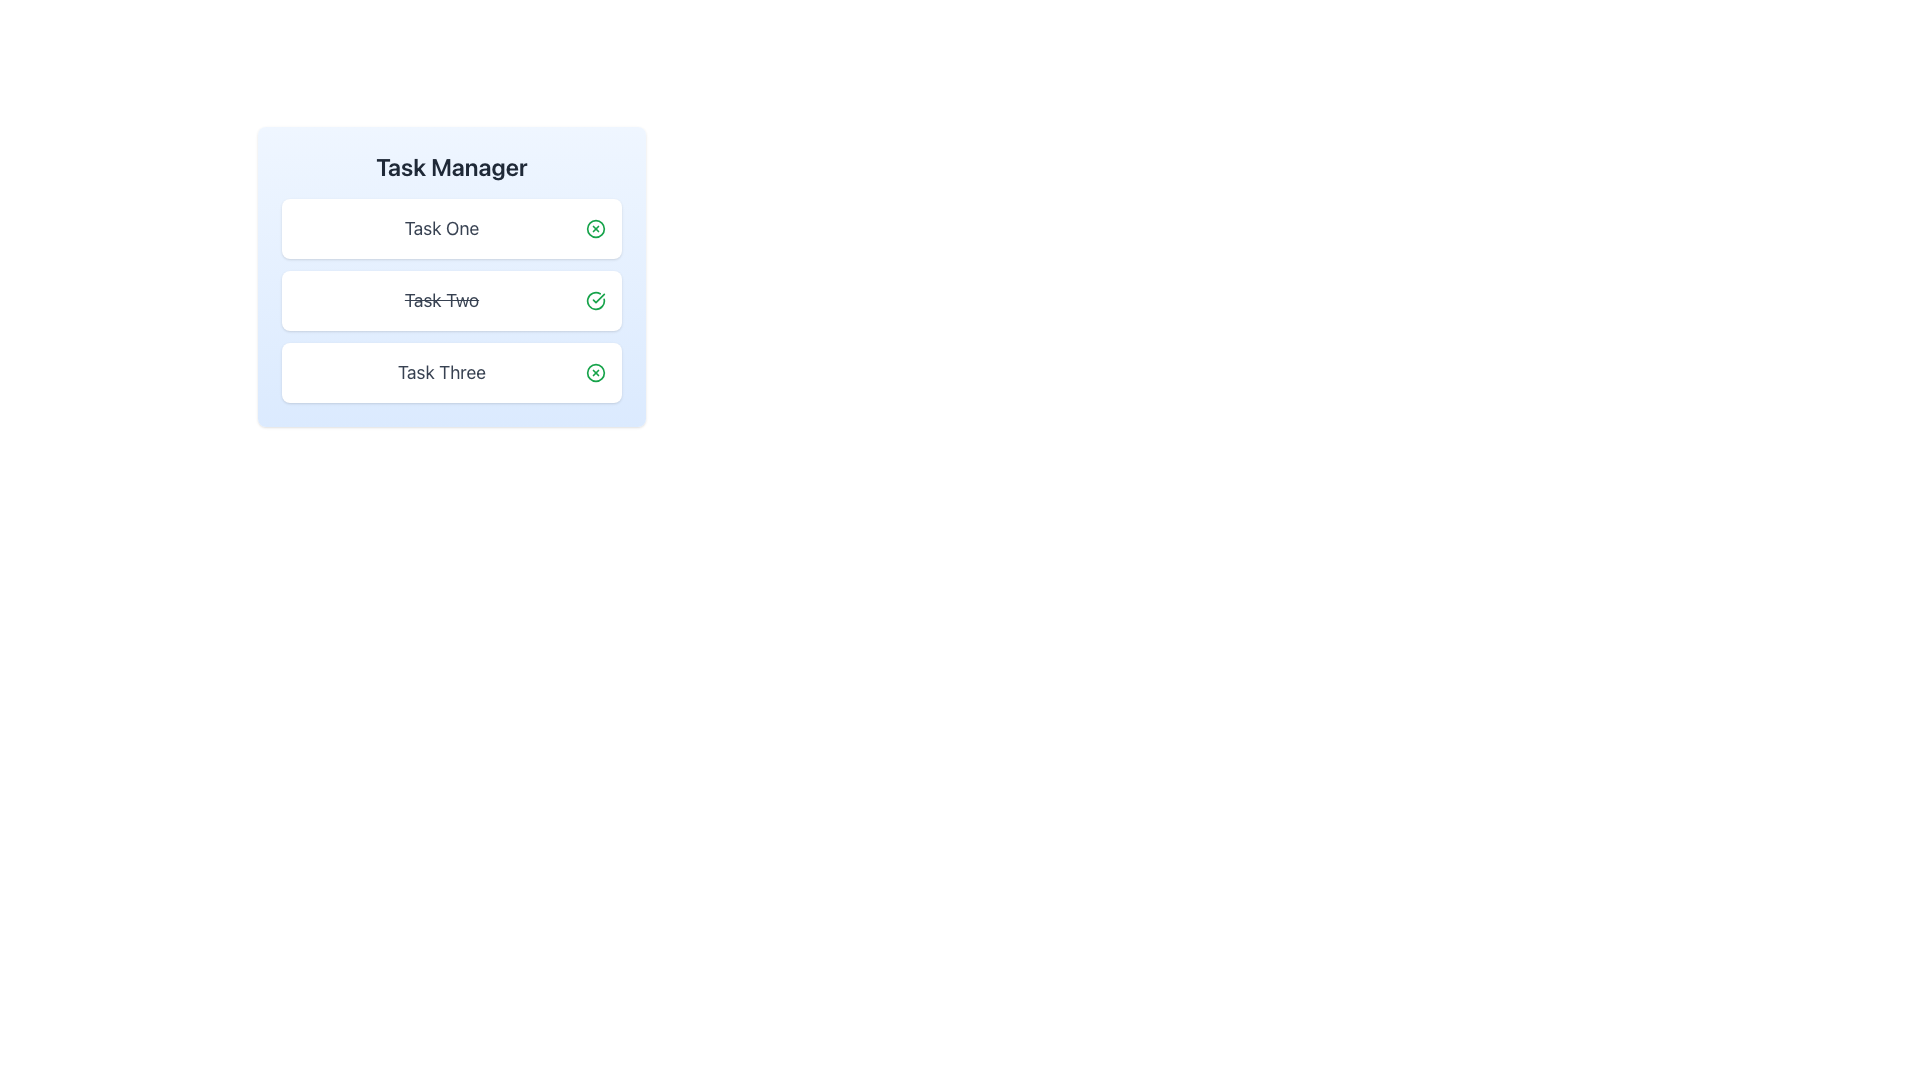 This screenshot has height=1080, width=1920. Describe the element at coordinates (594, 300) in the screenshot. I see `the circular check mark icon within the SVG group located in the second row of the 'Task Manager' section, adjacent to the text 'Task Two'` at that location.